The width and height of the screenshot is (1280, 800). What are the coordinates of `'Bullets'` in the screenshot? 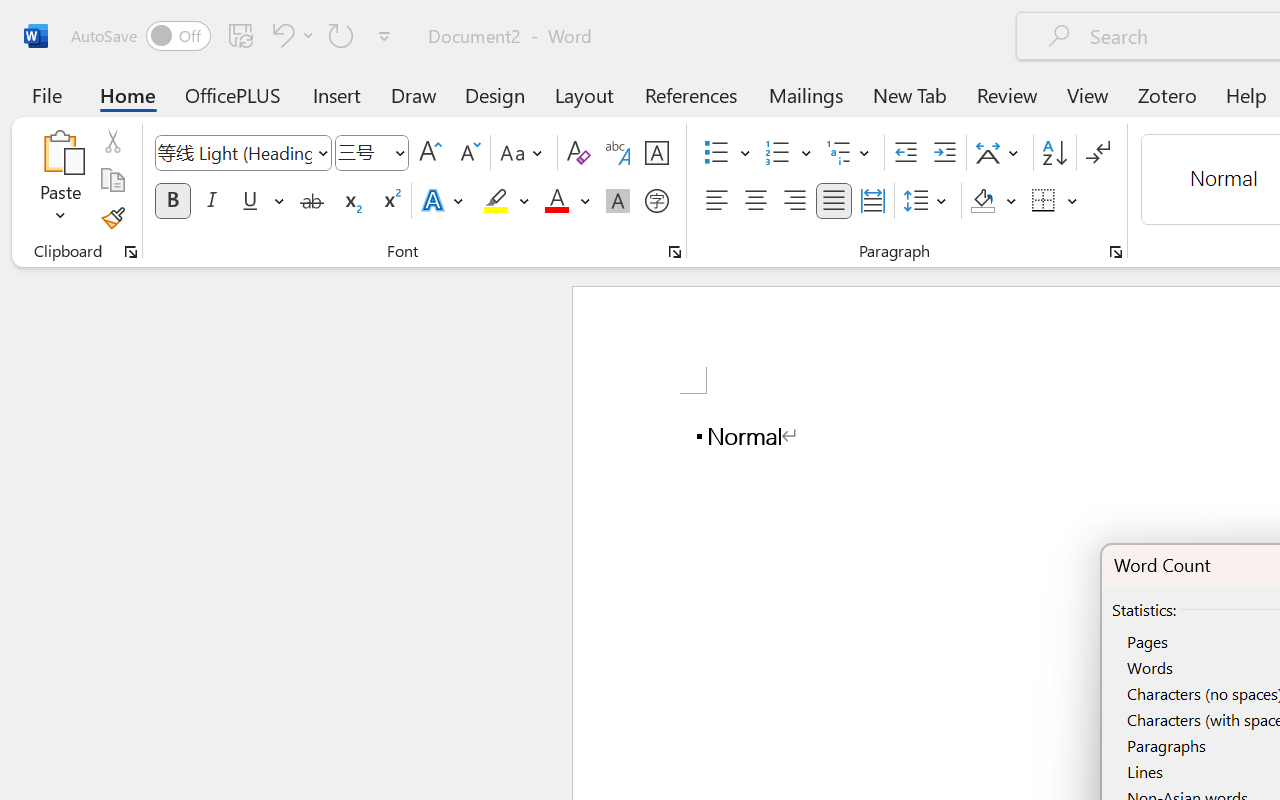 It's located at (716, 153).